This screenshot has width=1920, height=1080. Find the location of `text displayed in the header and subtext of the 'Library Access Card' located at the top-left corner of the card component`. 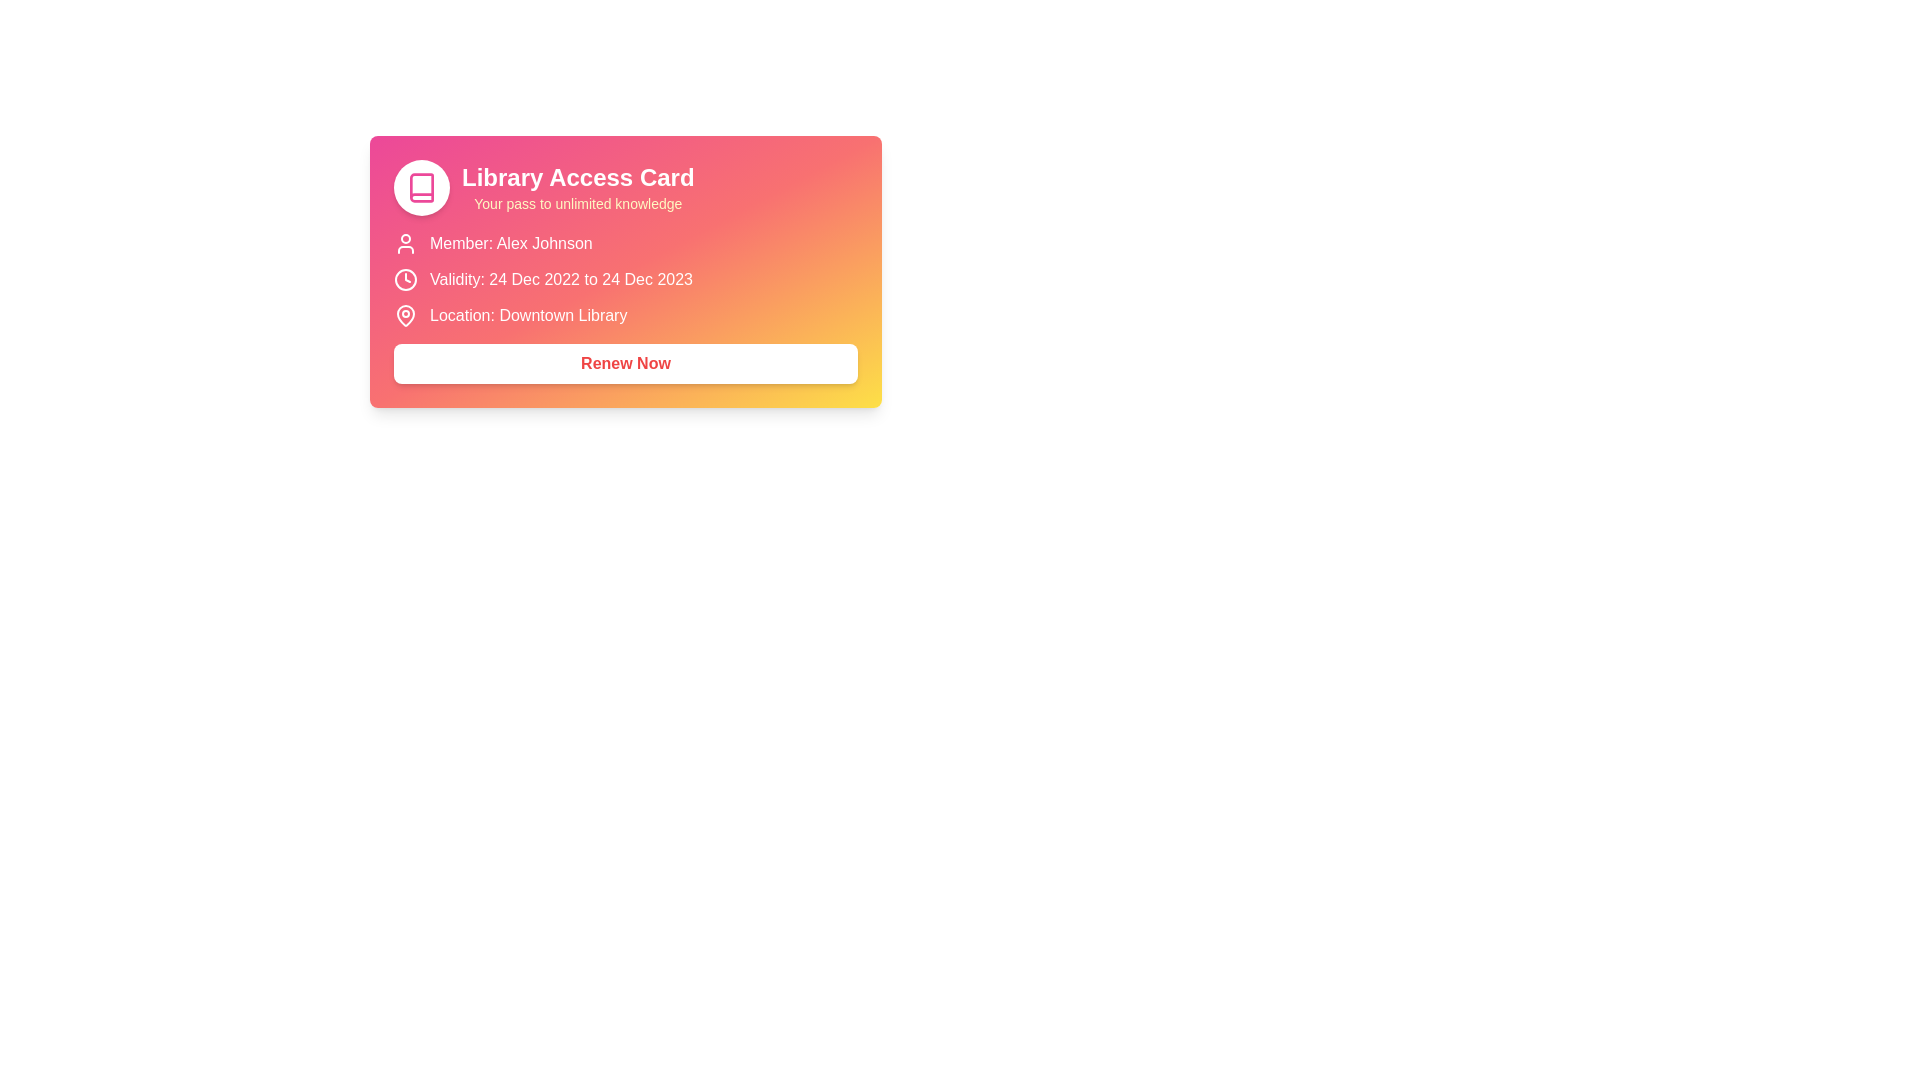

text displayed in the header and subtext of the 'Library Access Card' located at the top-left corner of the card component is located at coordinates (577, 188).